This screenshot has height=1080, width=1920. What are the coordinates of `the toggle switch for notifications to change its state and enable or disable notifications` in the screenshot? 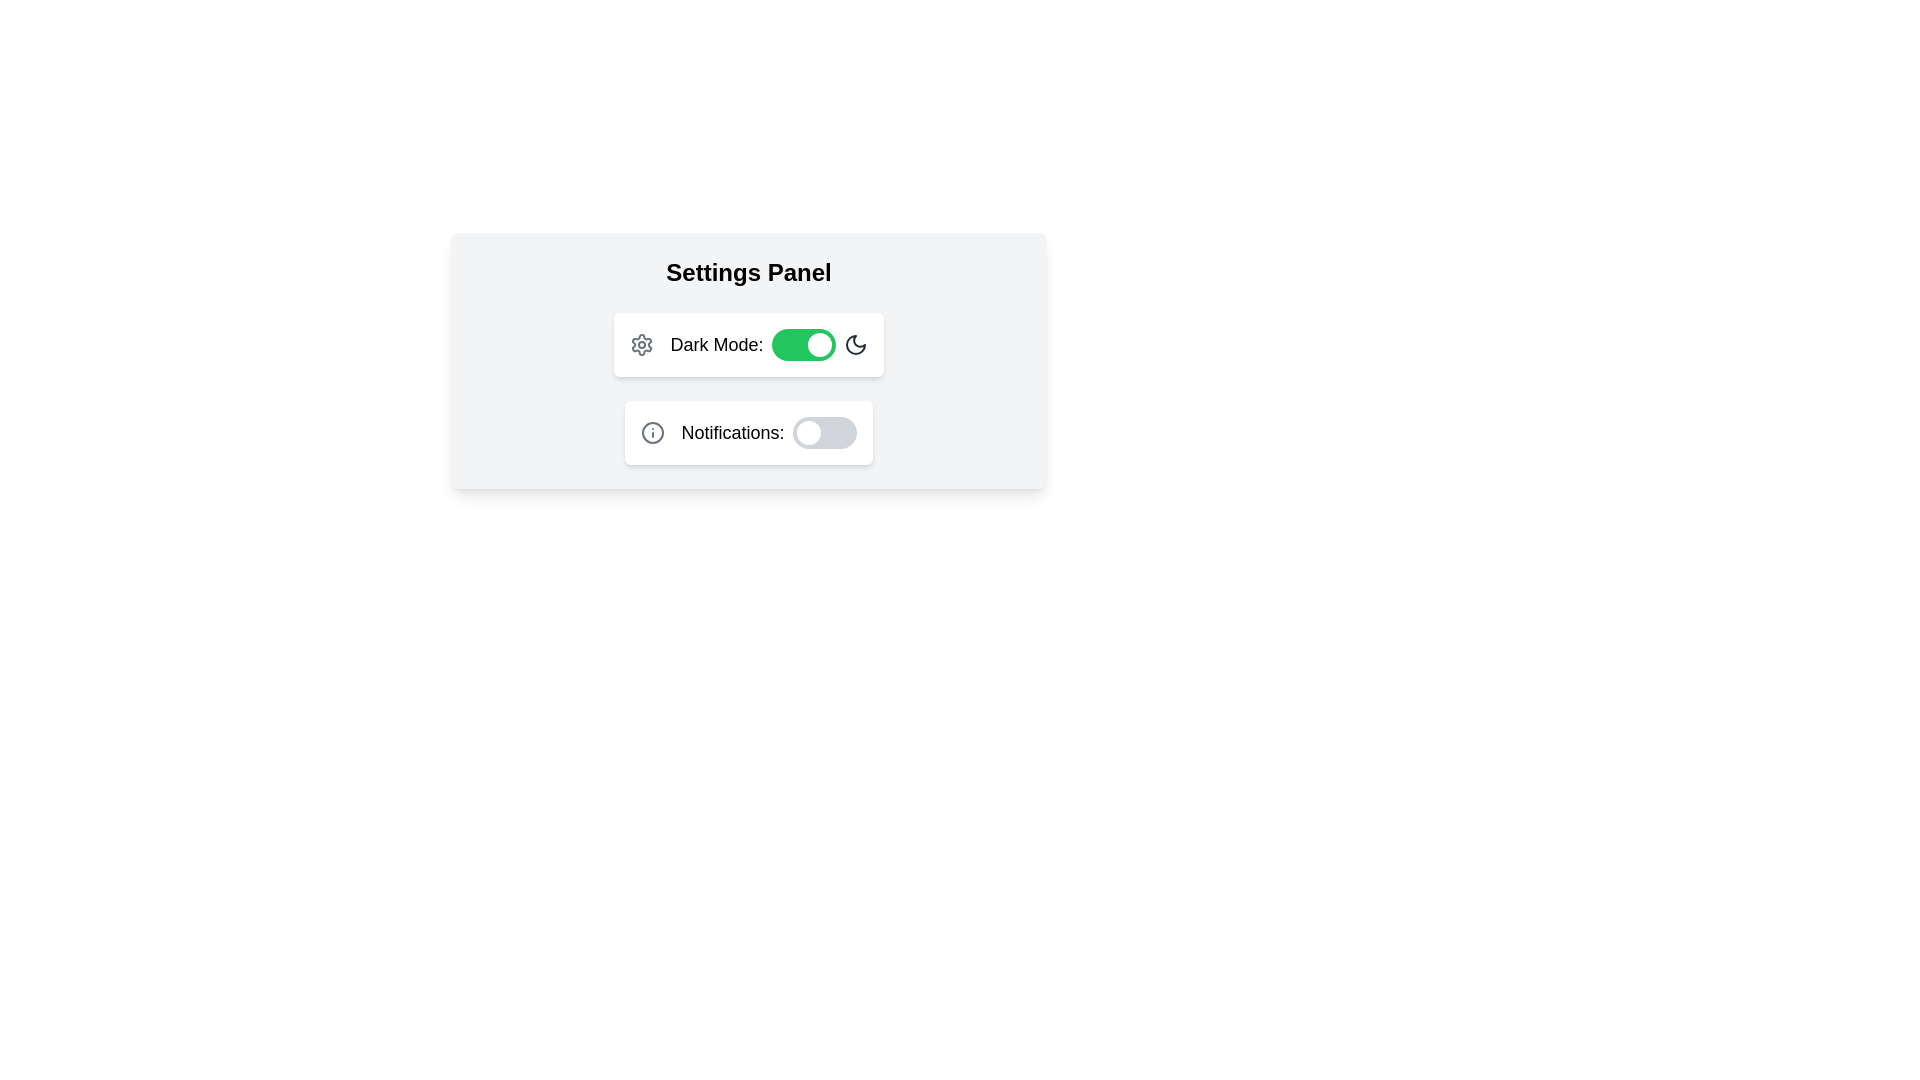 It's located at (824, 431).